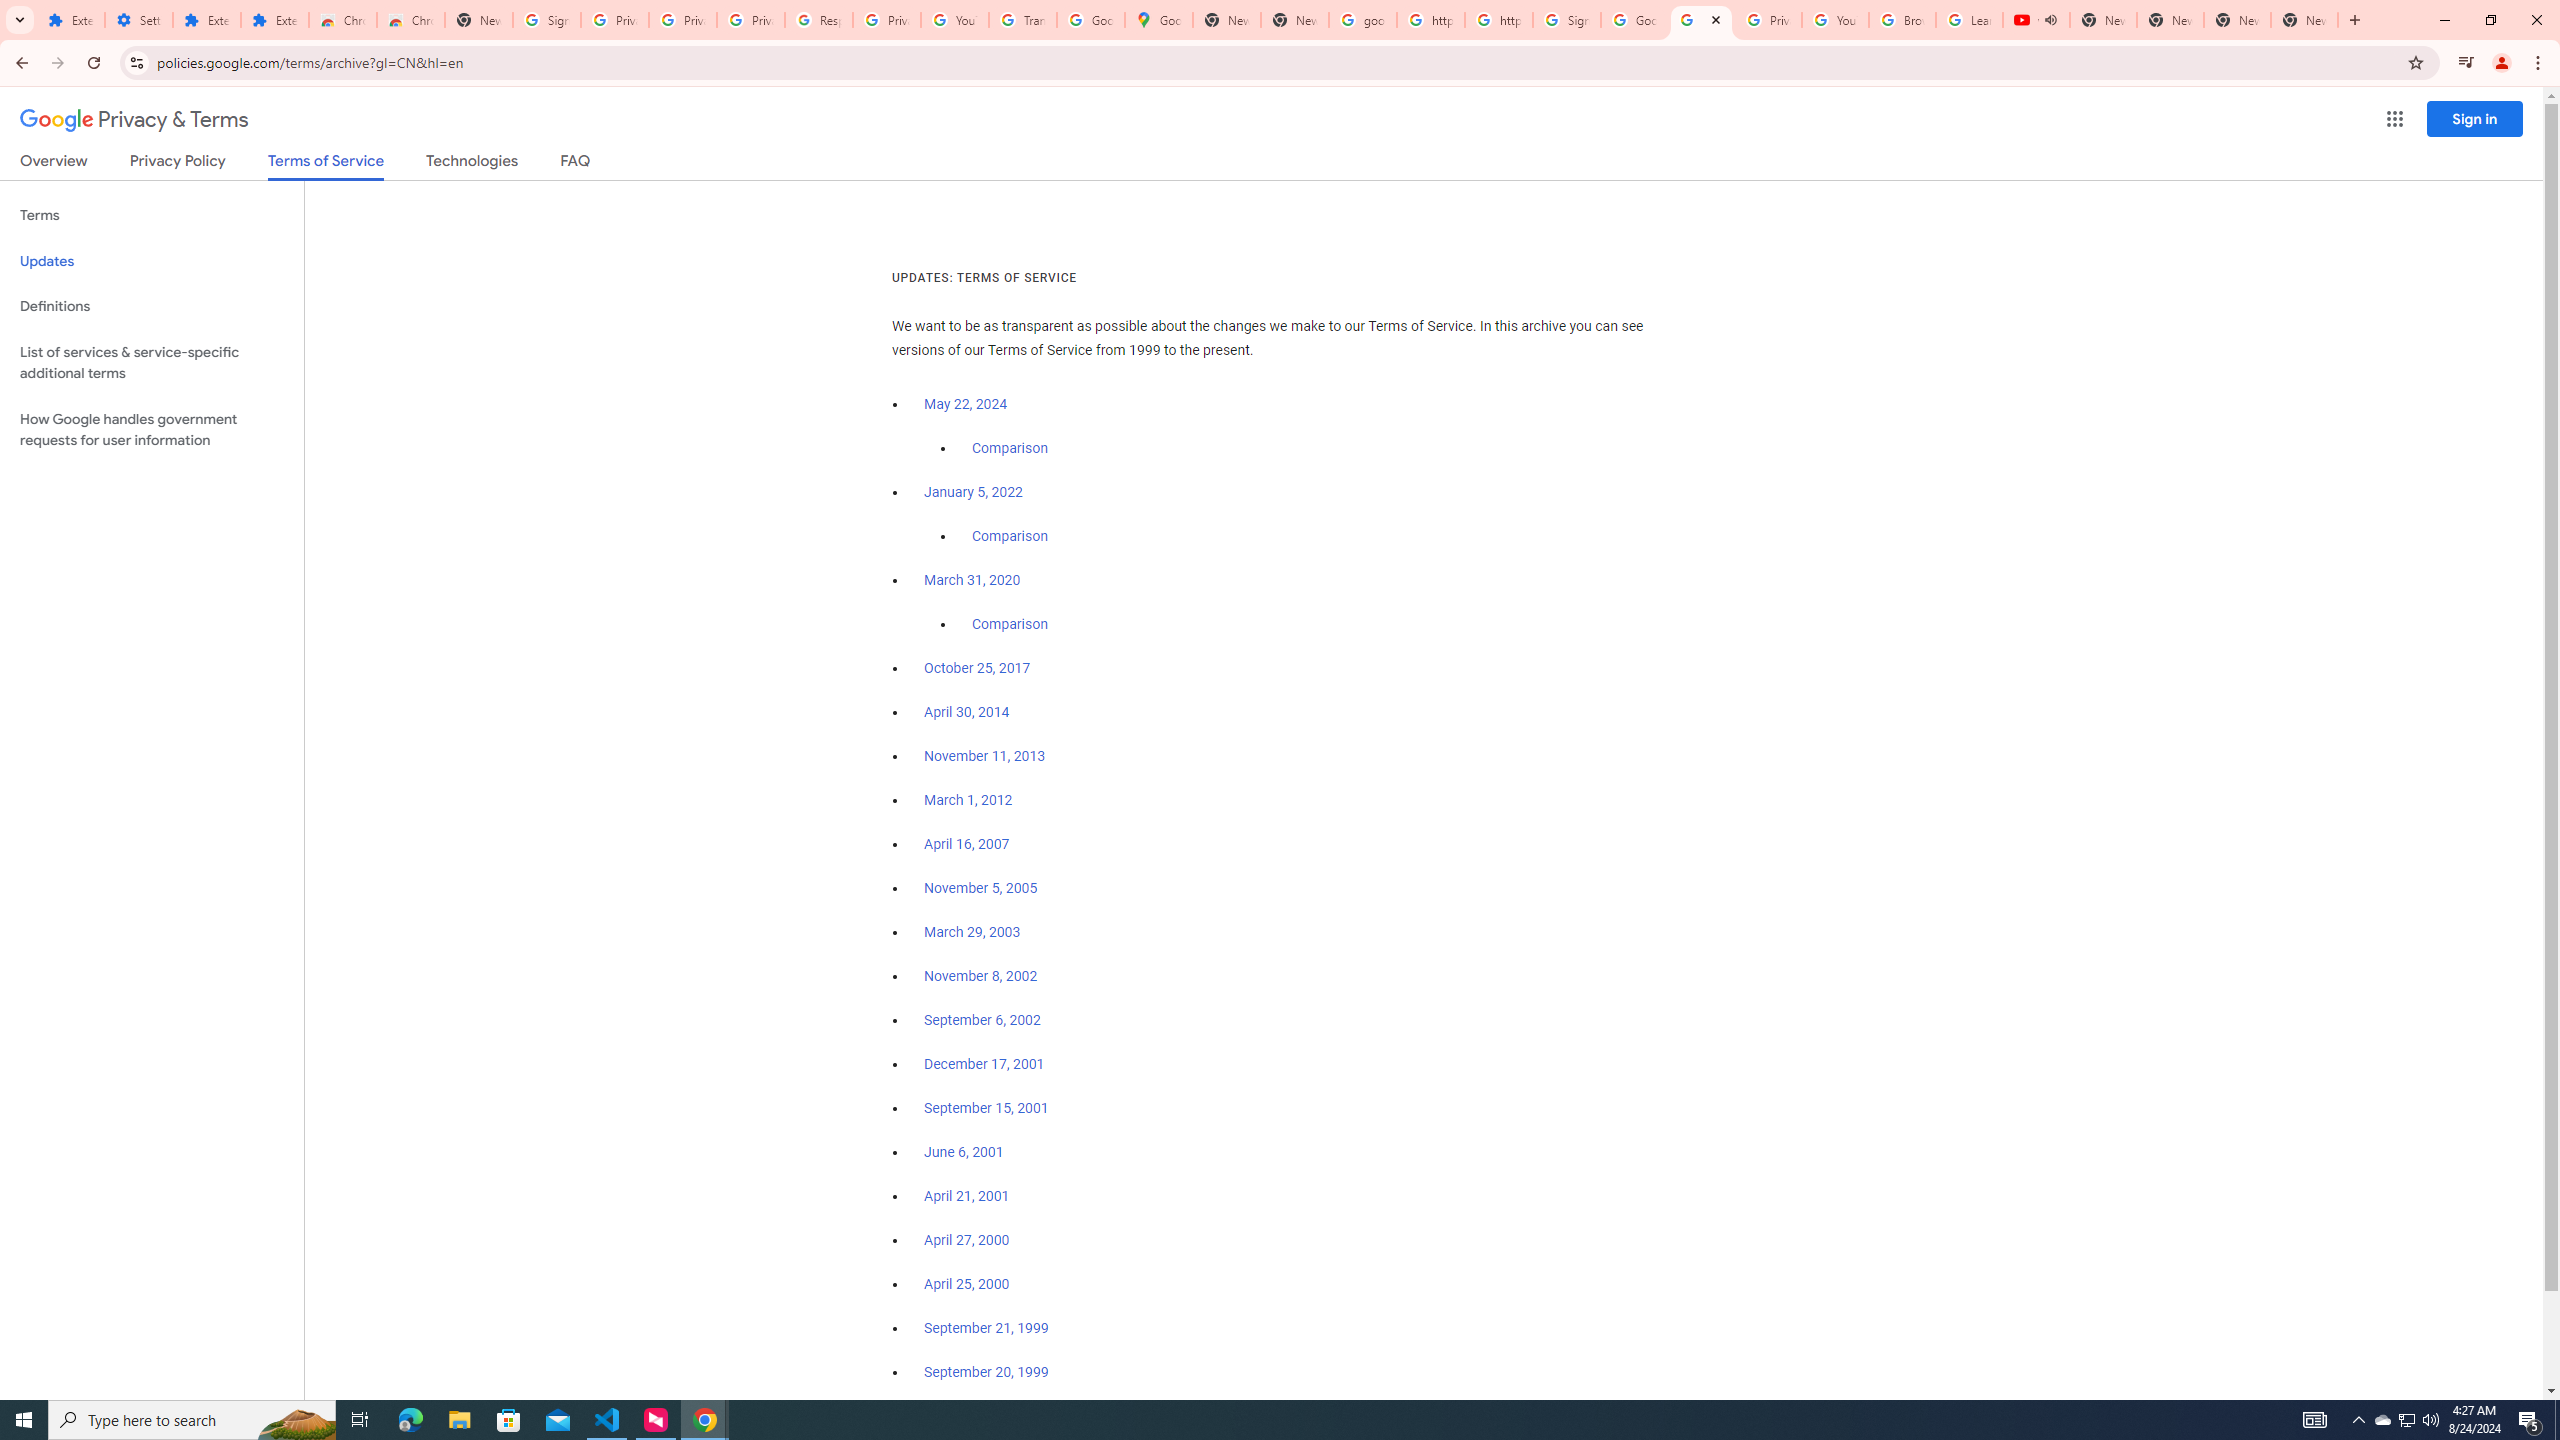  Describe the element at coordinates (971, 581) in the screenshot. I see `'March 31, 2020'` at that location.